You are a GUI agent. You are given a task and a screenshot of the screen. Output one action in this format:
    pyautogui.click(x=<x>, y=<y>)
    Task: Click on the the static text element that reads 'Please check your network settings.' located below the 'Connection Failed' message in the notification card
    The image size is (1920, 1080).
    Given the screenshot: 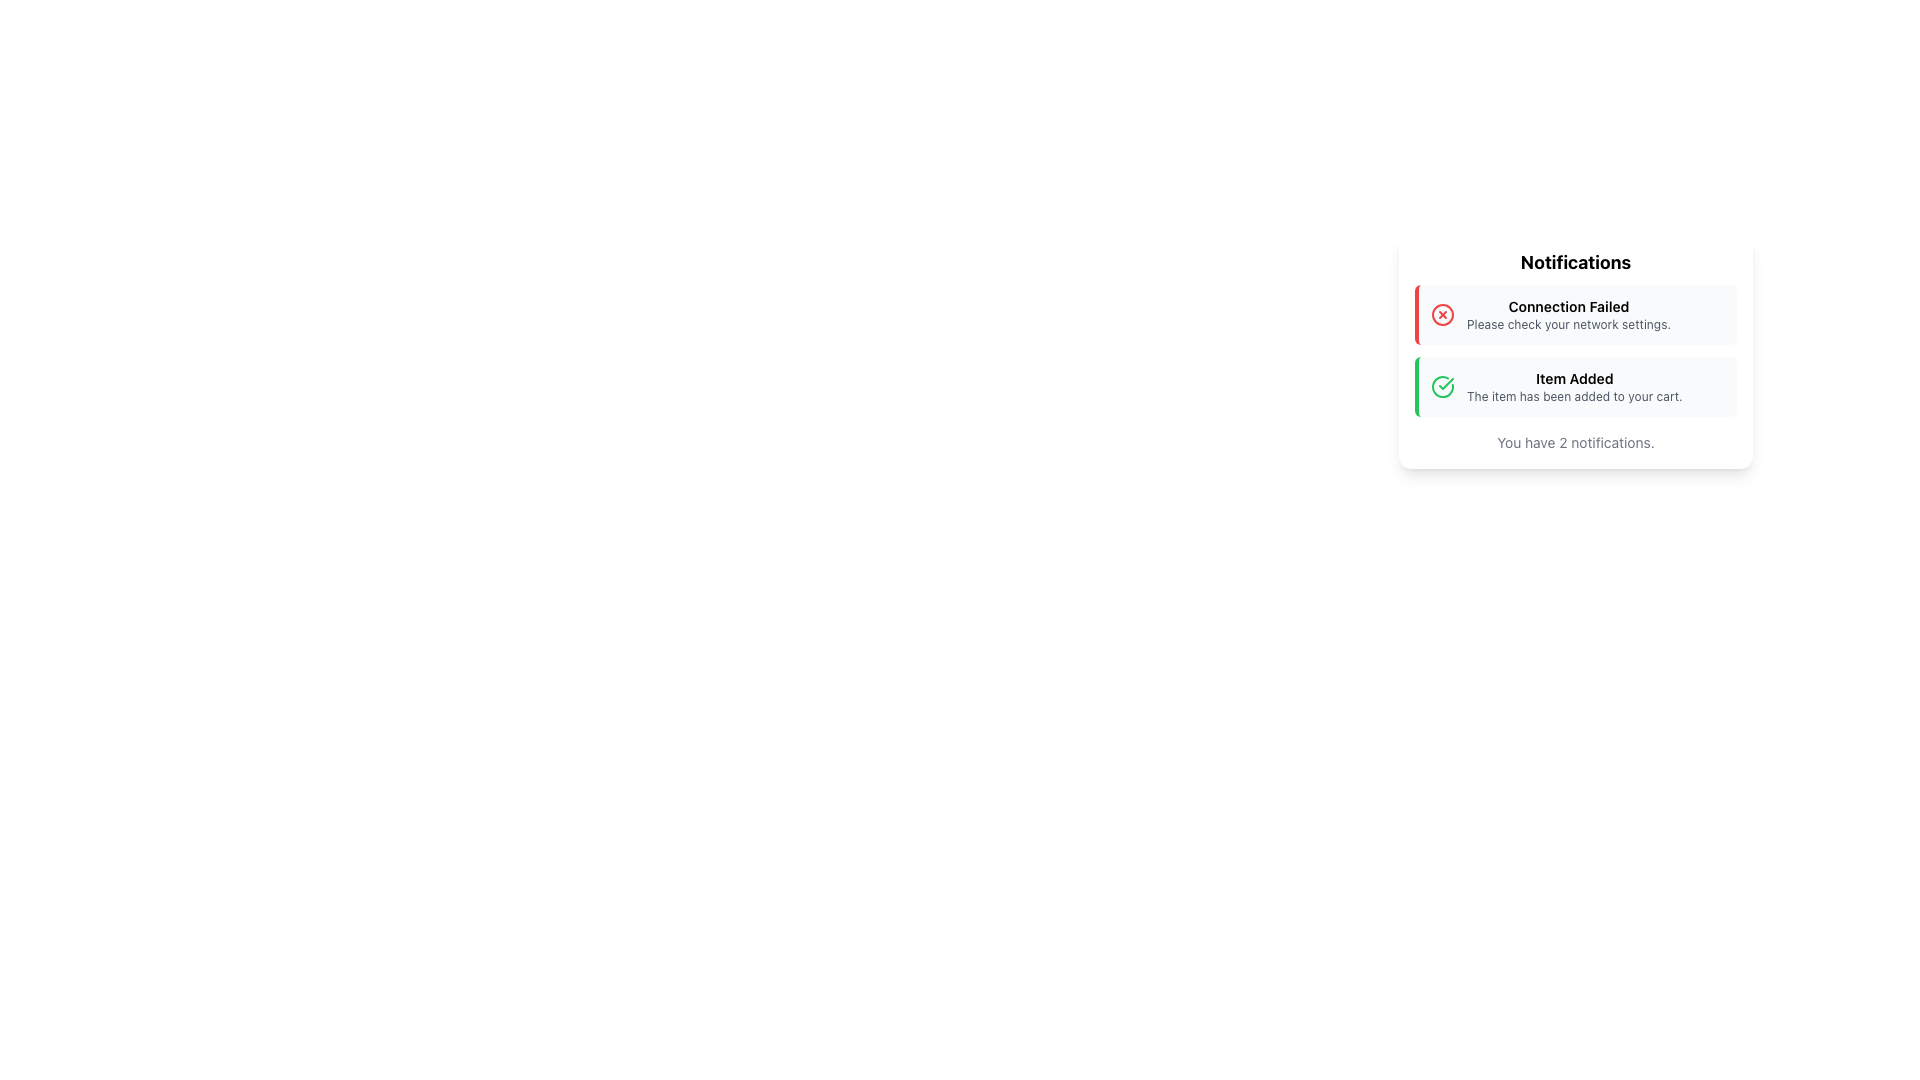 What is the action you would take?
    pyautogui.click(x=1568, y=323)
    